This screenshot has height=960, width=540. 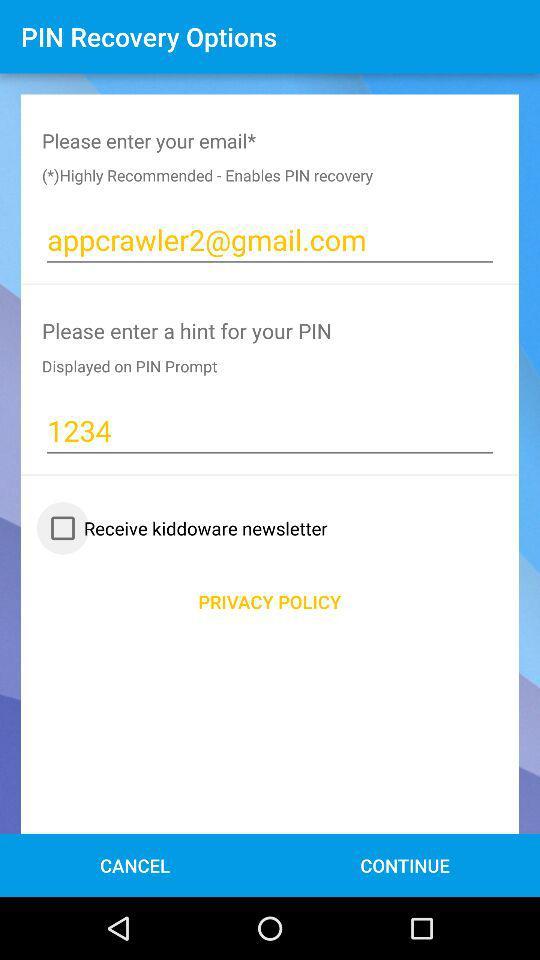 What do you see at coordinates (405, 864) in the screenshot?
I see `the icon to the right of cancel item` at bounding box center [405, 864].